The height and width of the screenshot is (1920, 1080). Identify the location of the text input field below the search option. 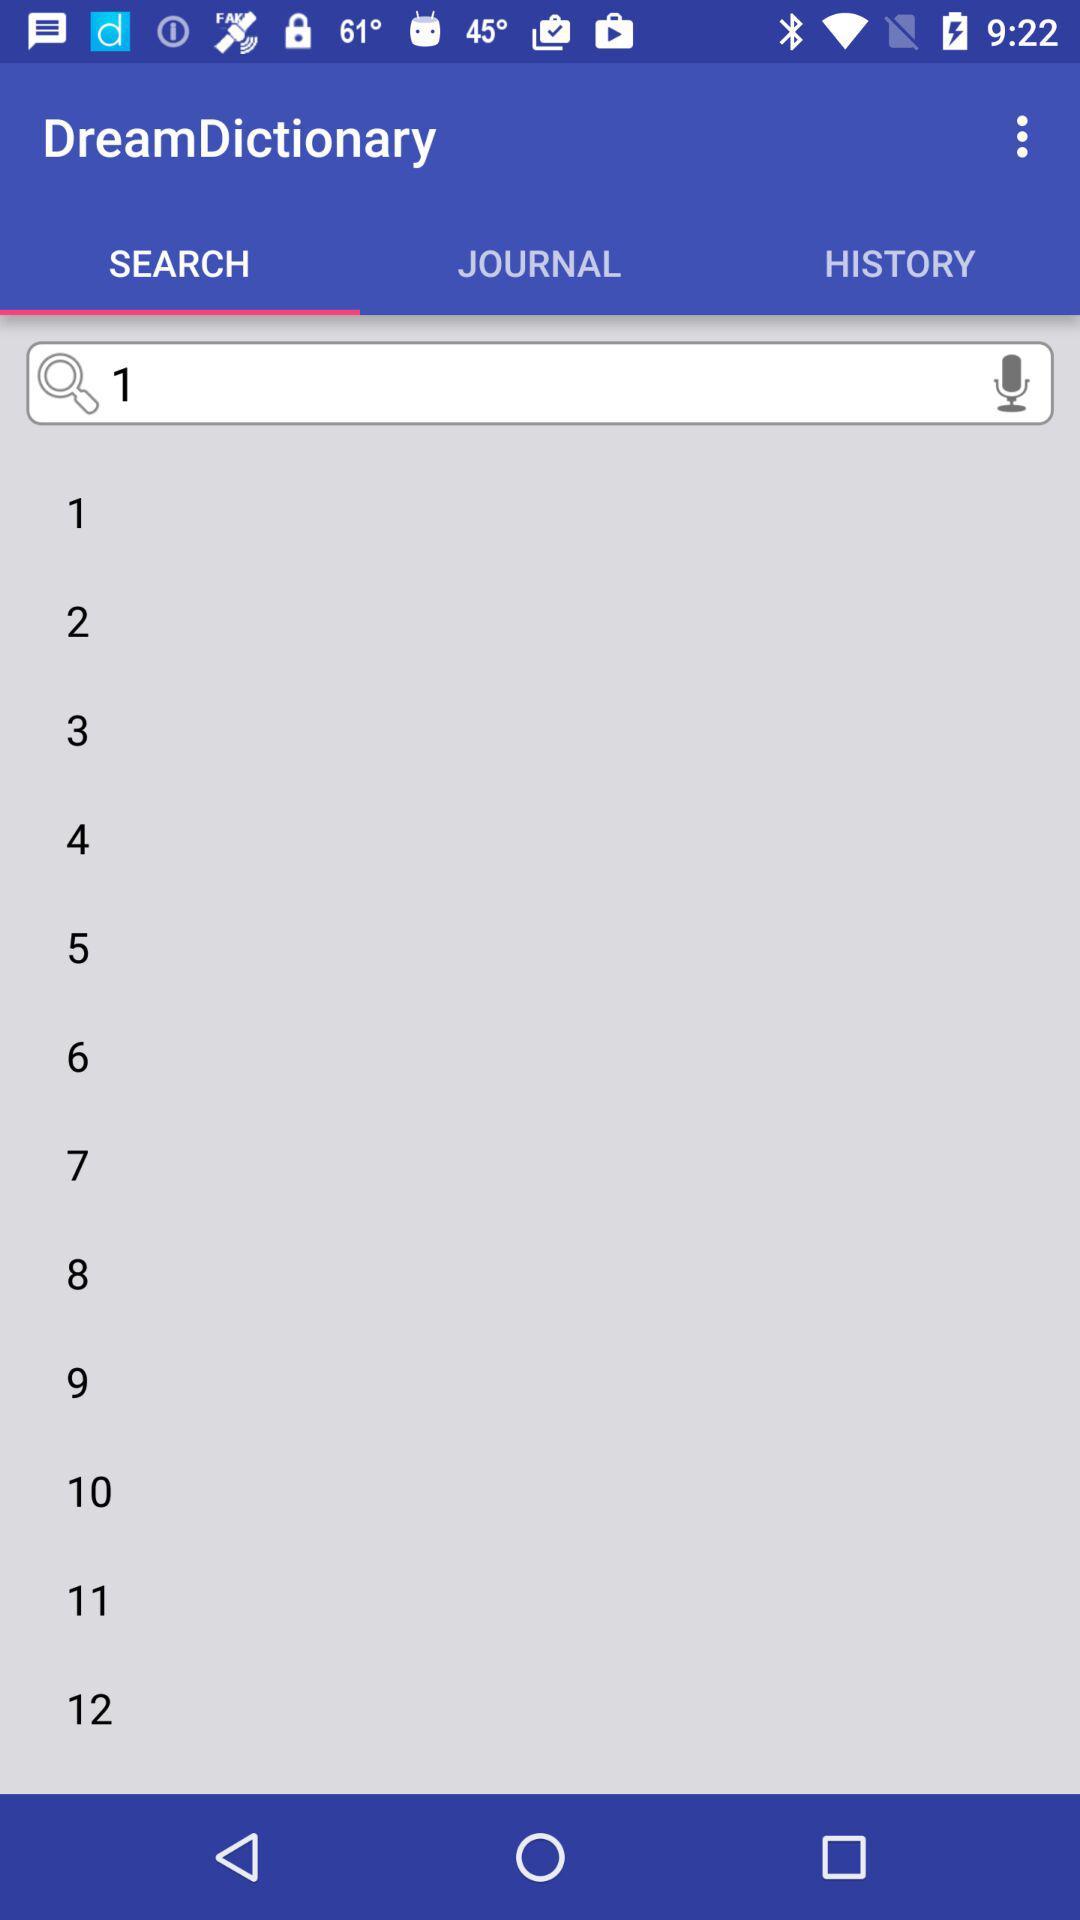
(540, 383).